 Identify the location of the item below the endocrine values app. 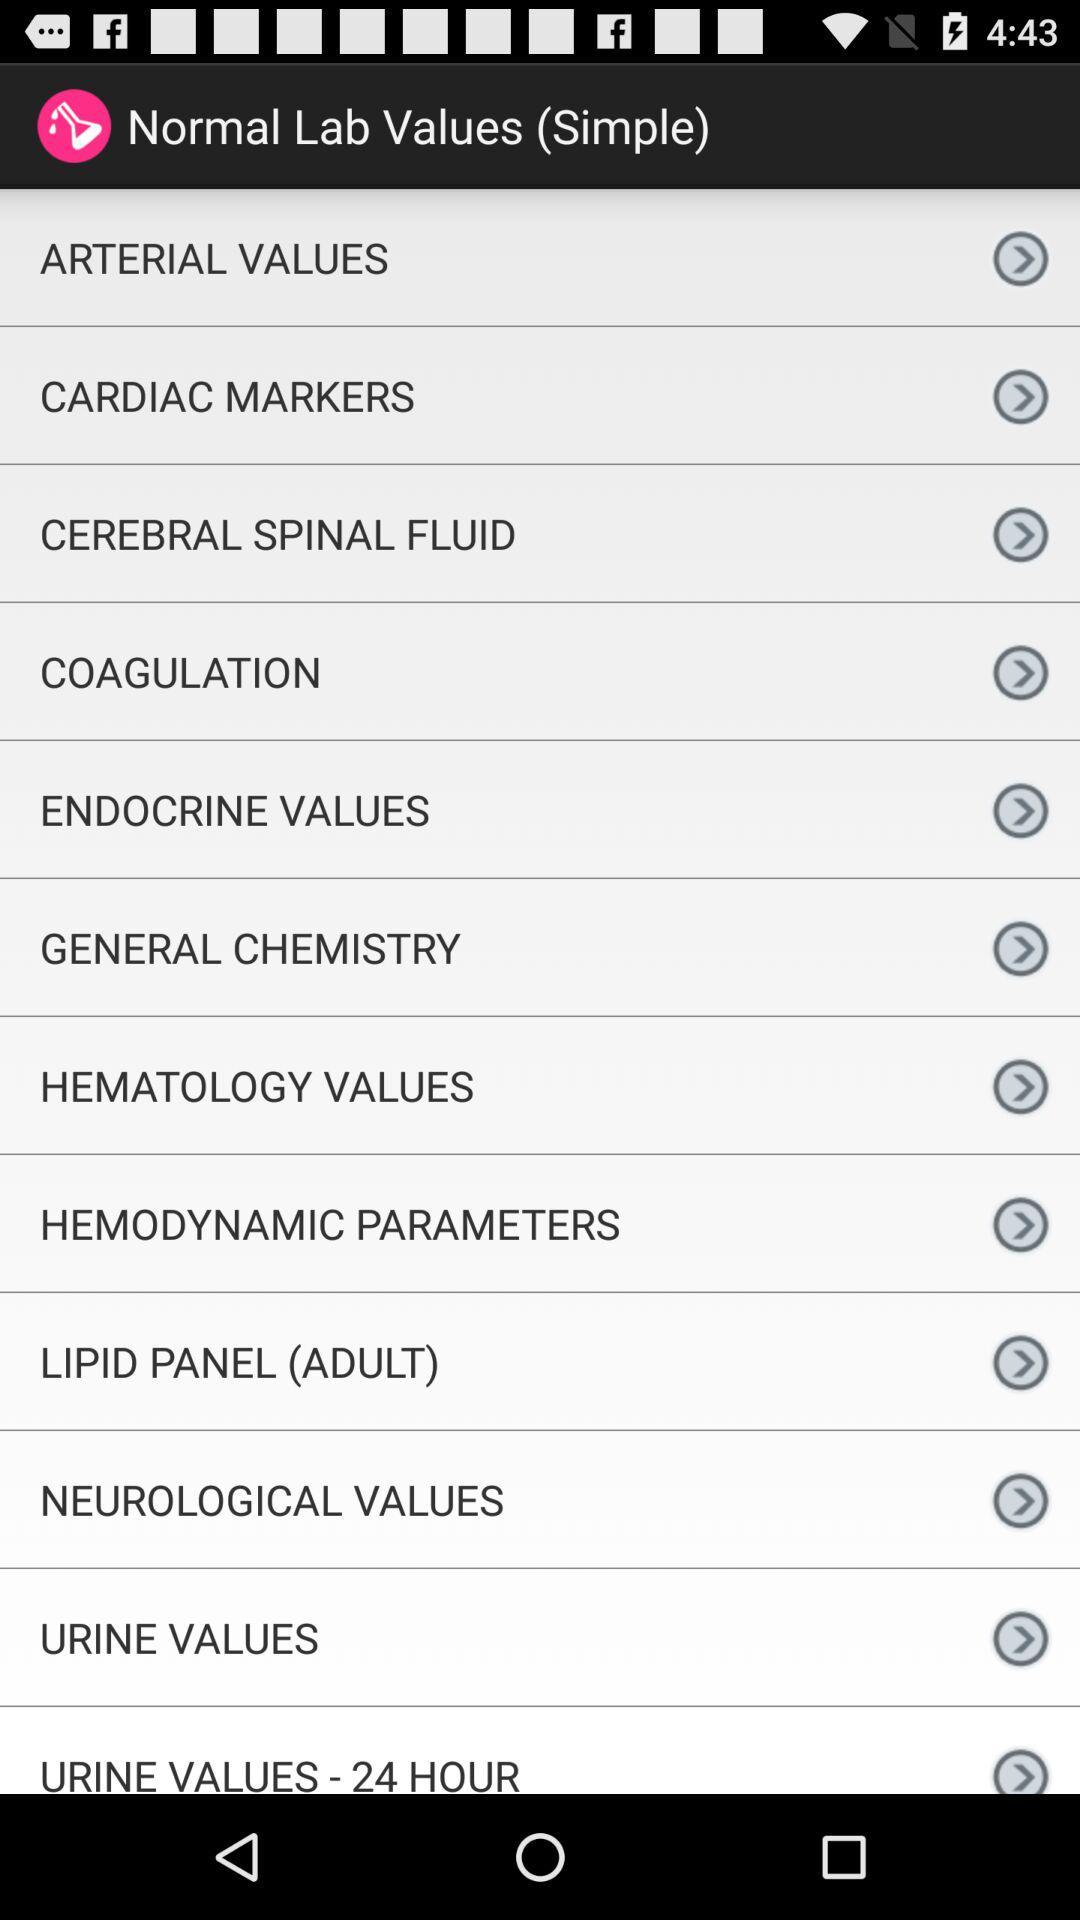
(480, 946).